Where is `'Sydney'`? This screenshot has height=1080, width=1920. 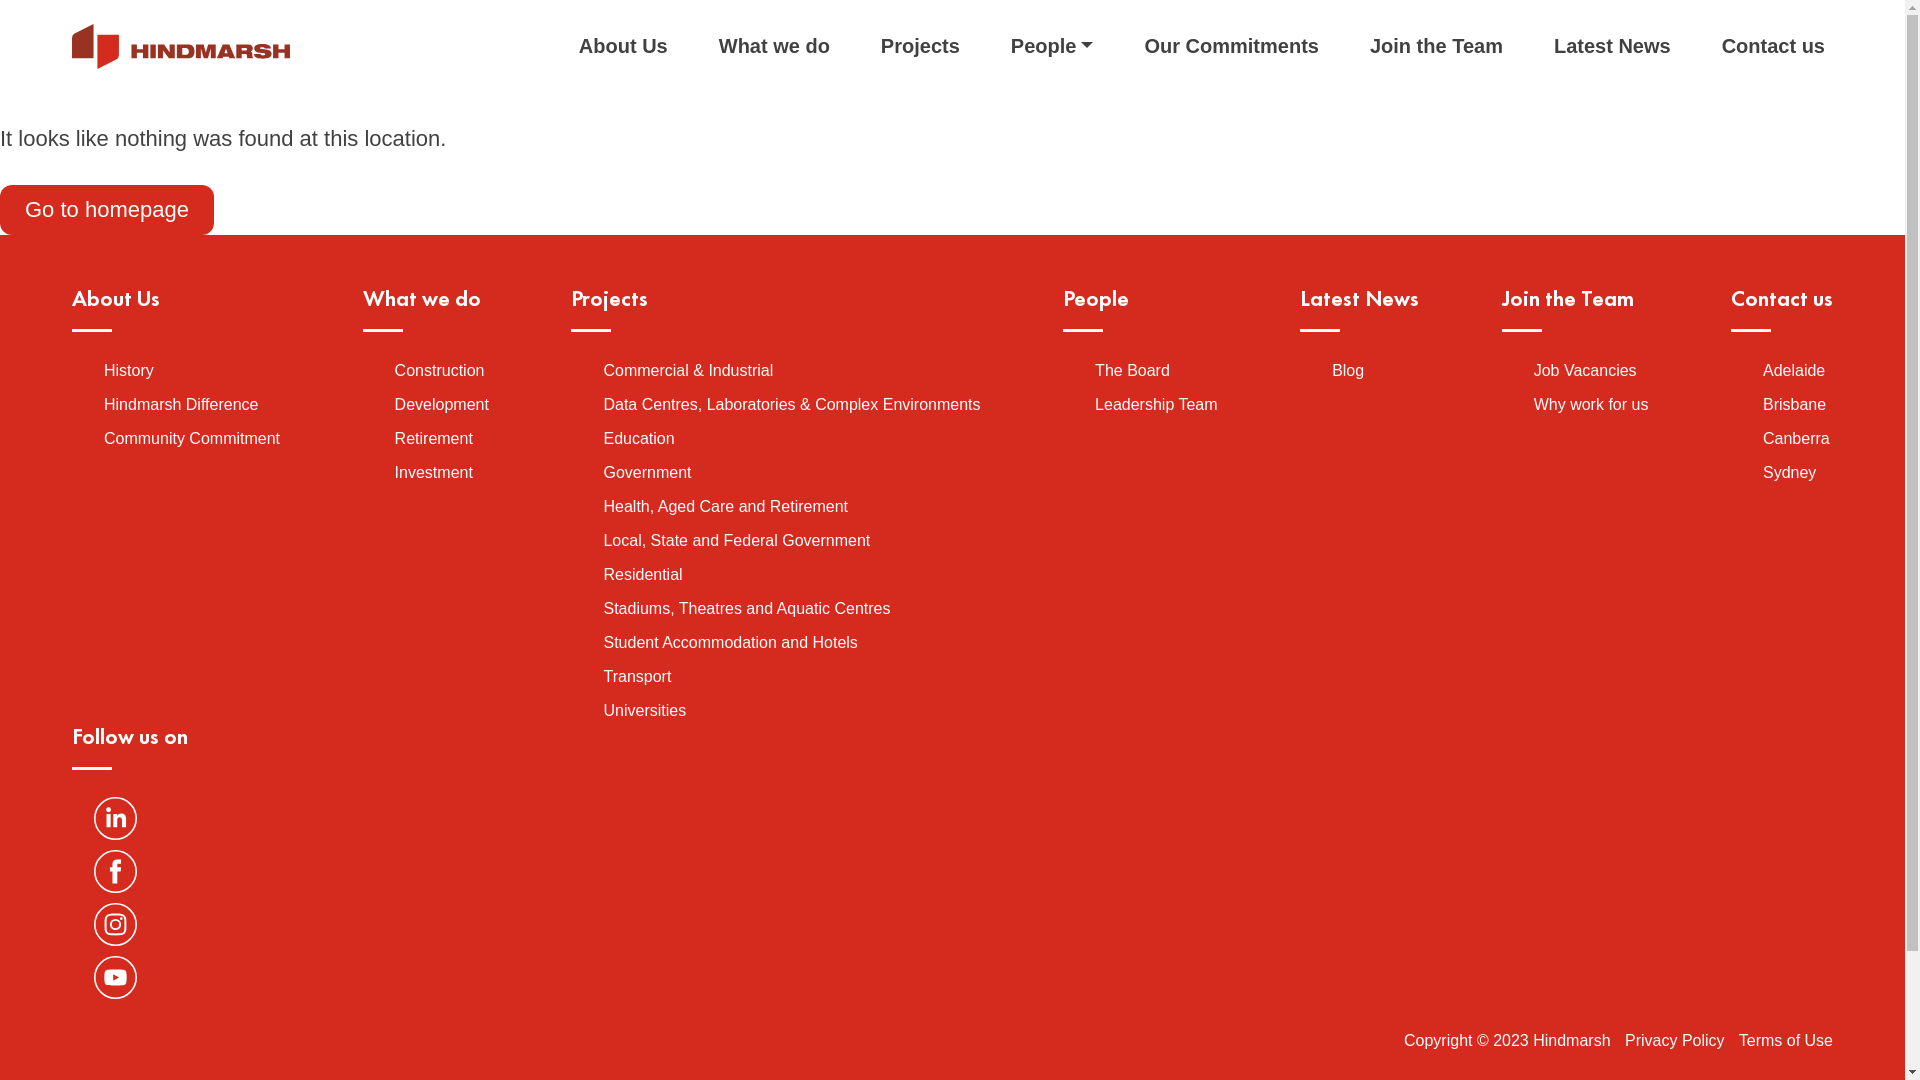 'Sydney' is located at coordinates (1789, 472).